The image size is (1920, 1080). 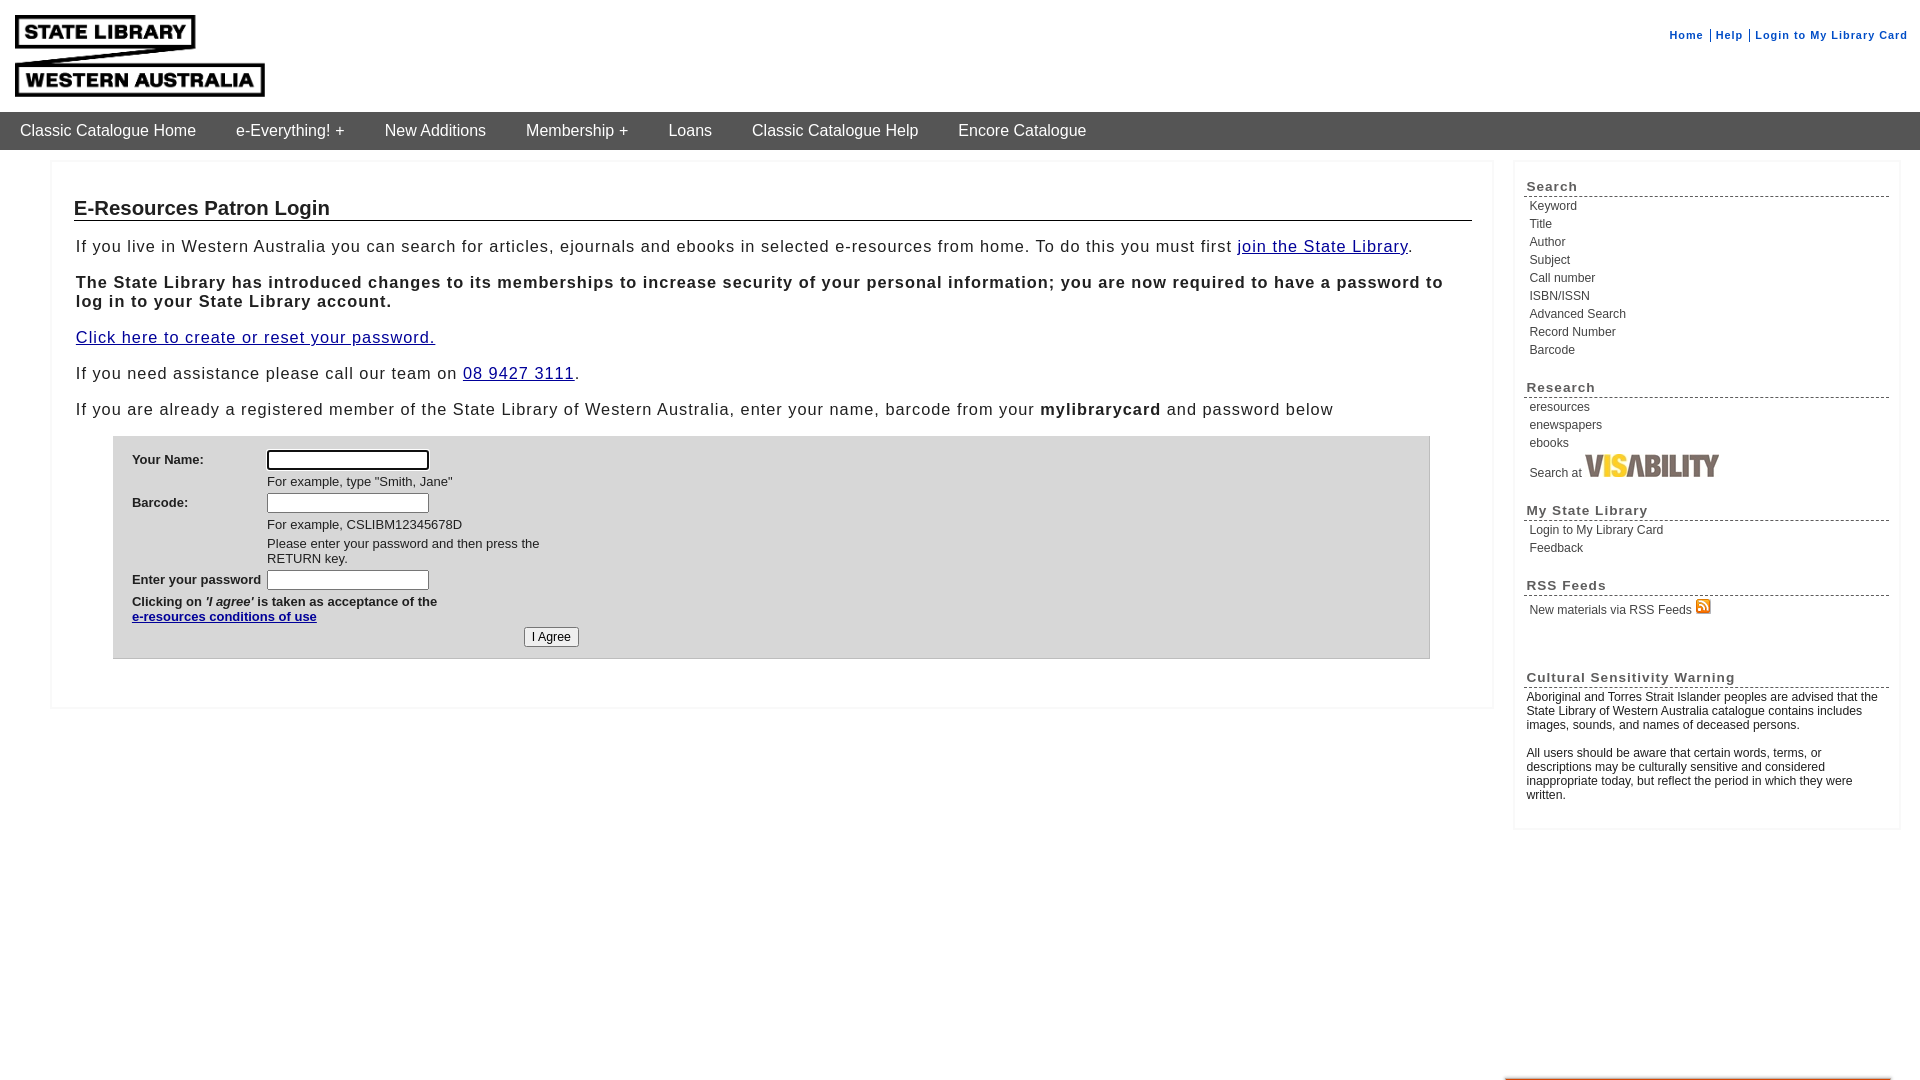 What do you see at coordinates (1022, 131) in the screenshot?
I see `'Encore Catalogue'` at bounding box center [1022, 131].